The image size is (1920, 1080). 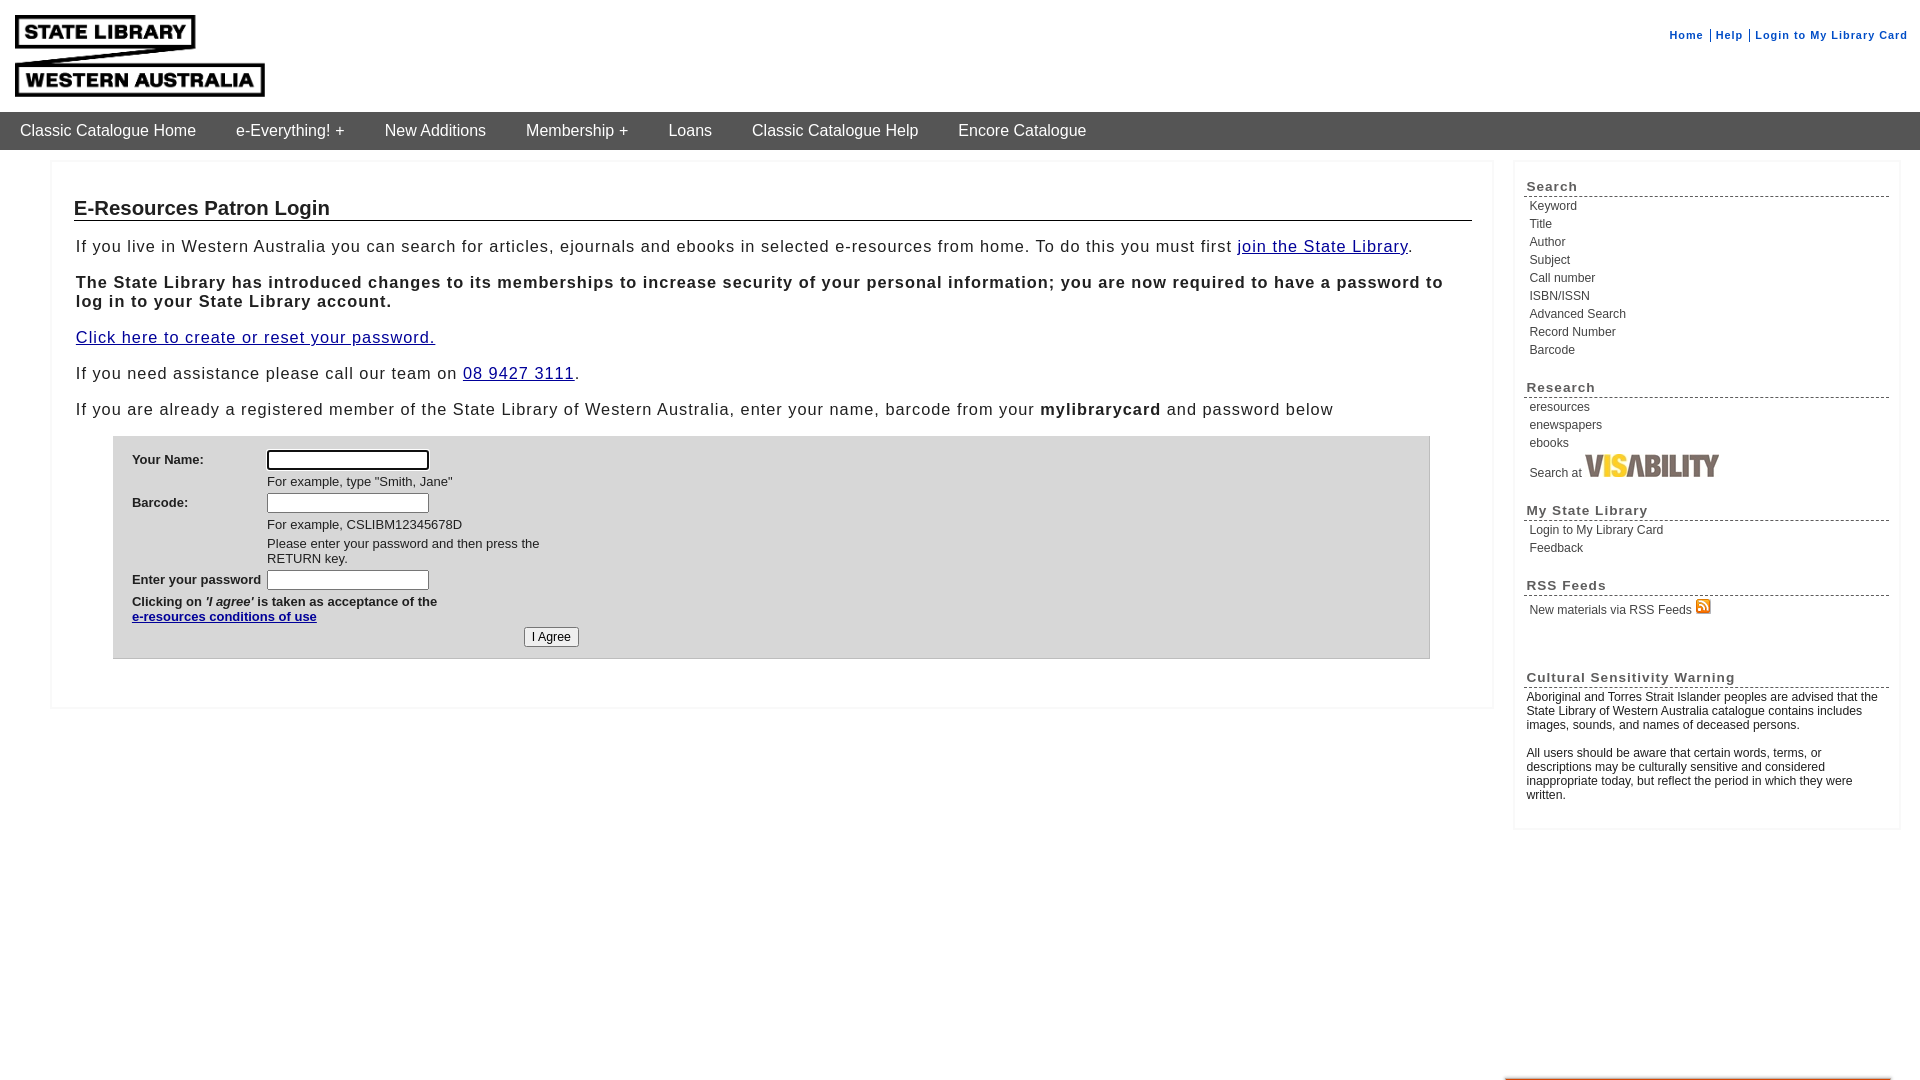 What do you see at coordinates (1022, 131) in the screenshot?
I see `'Encore Catalogue'` at bounding box center [1022, 131].